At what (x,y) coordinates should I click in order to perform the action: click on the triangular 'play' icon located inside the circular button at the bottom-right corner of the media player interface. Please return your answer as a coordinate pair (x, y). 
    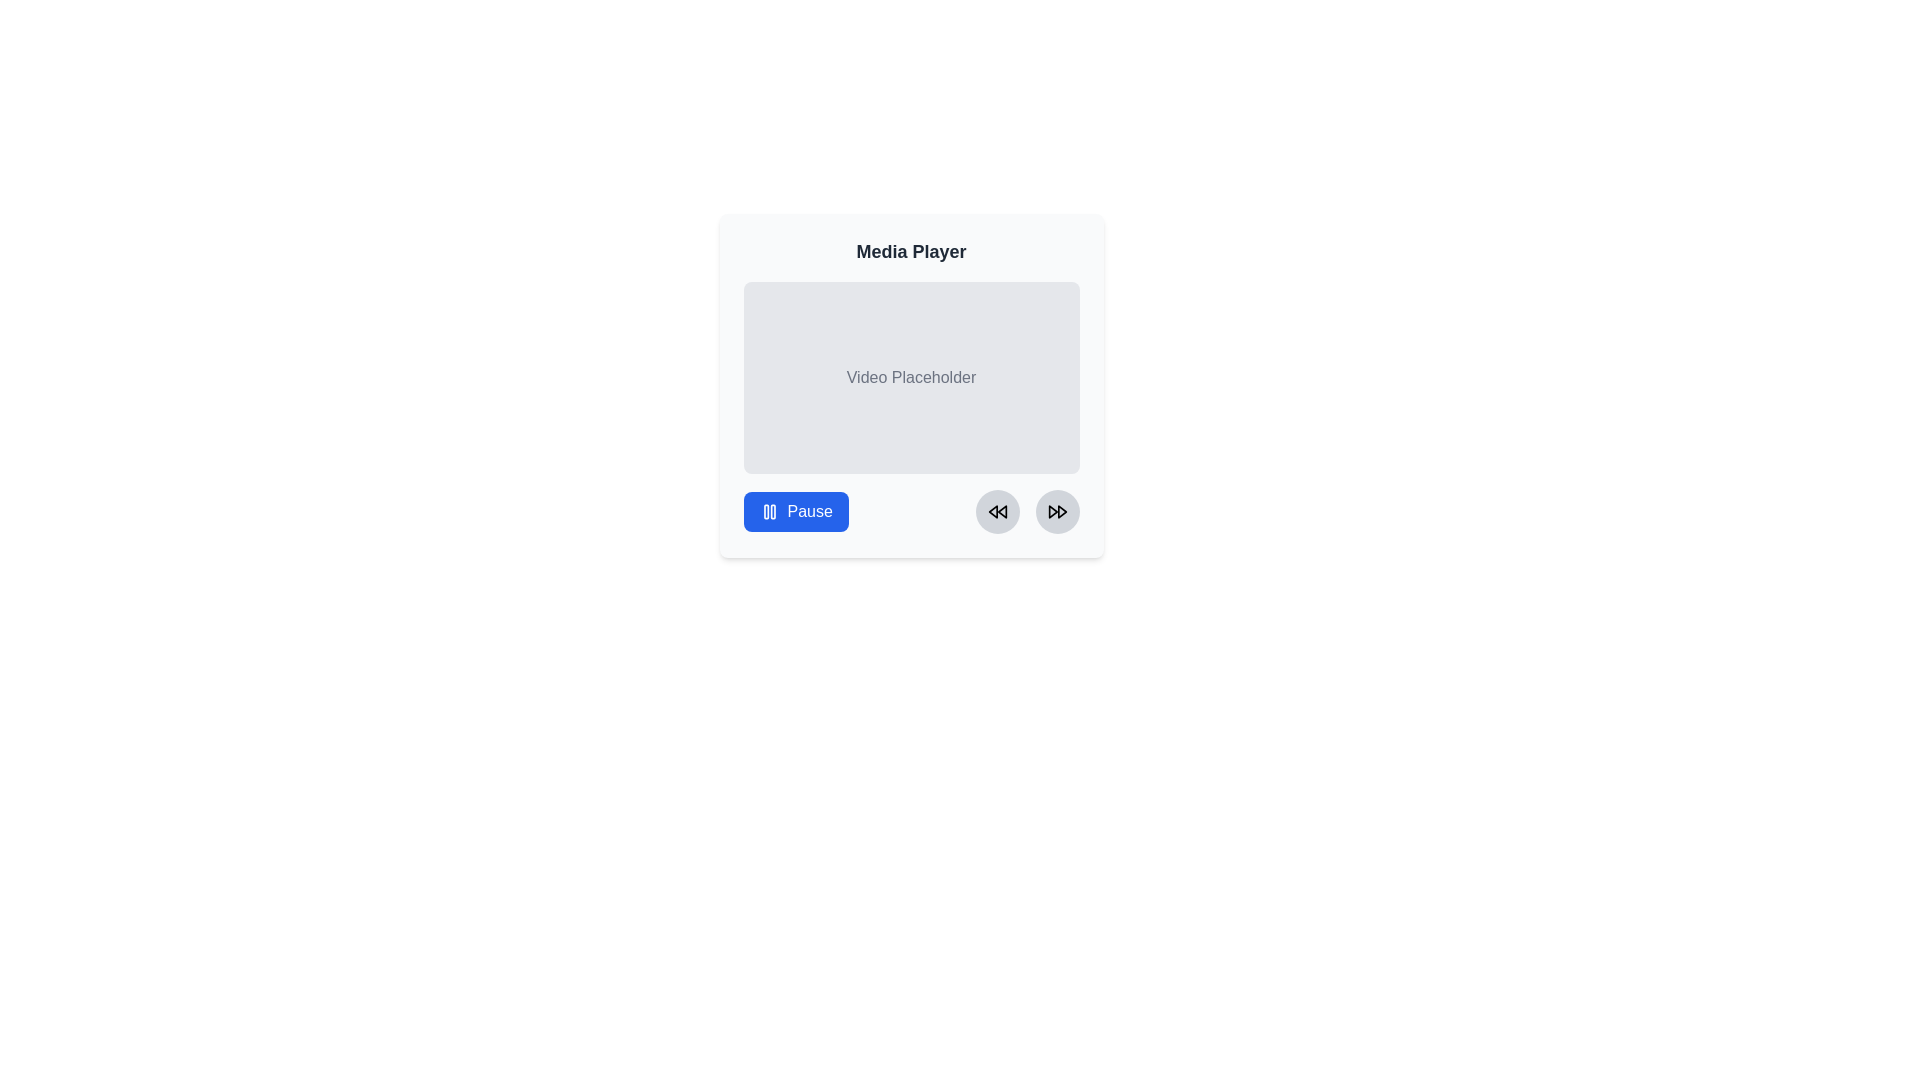
    Looking at the image, I should click on (1051, 511).